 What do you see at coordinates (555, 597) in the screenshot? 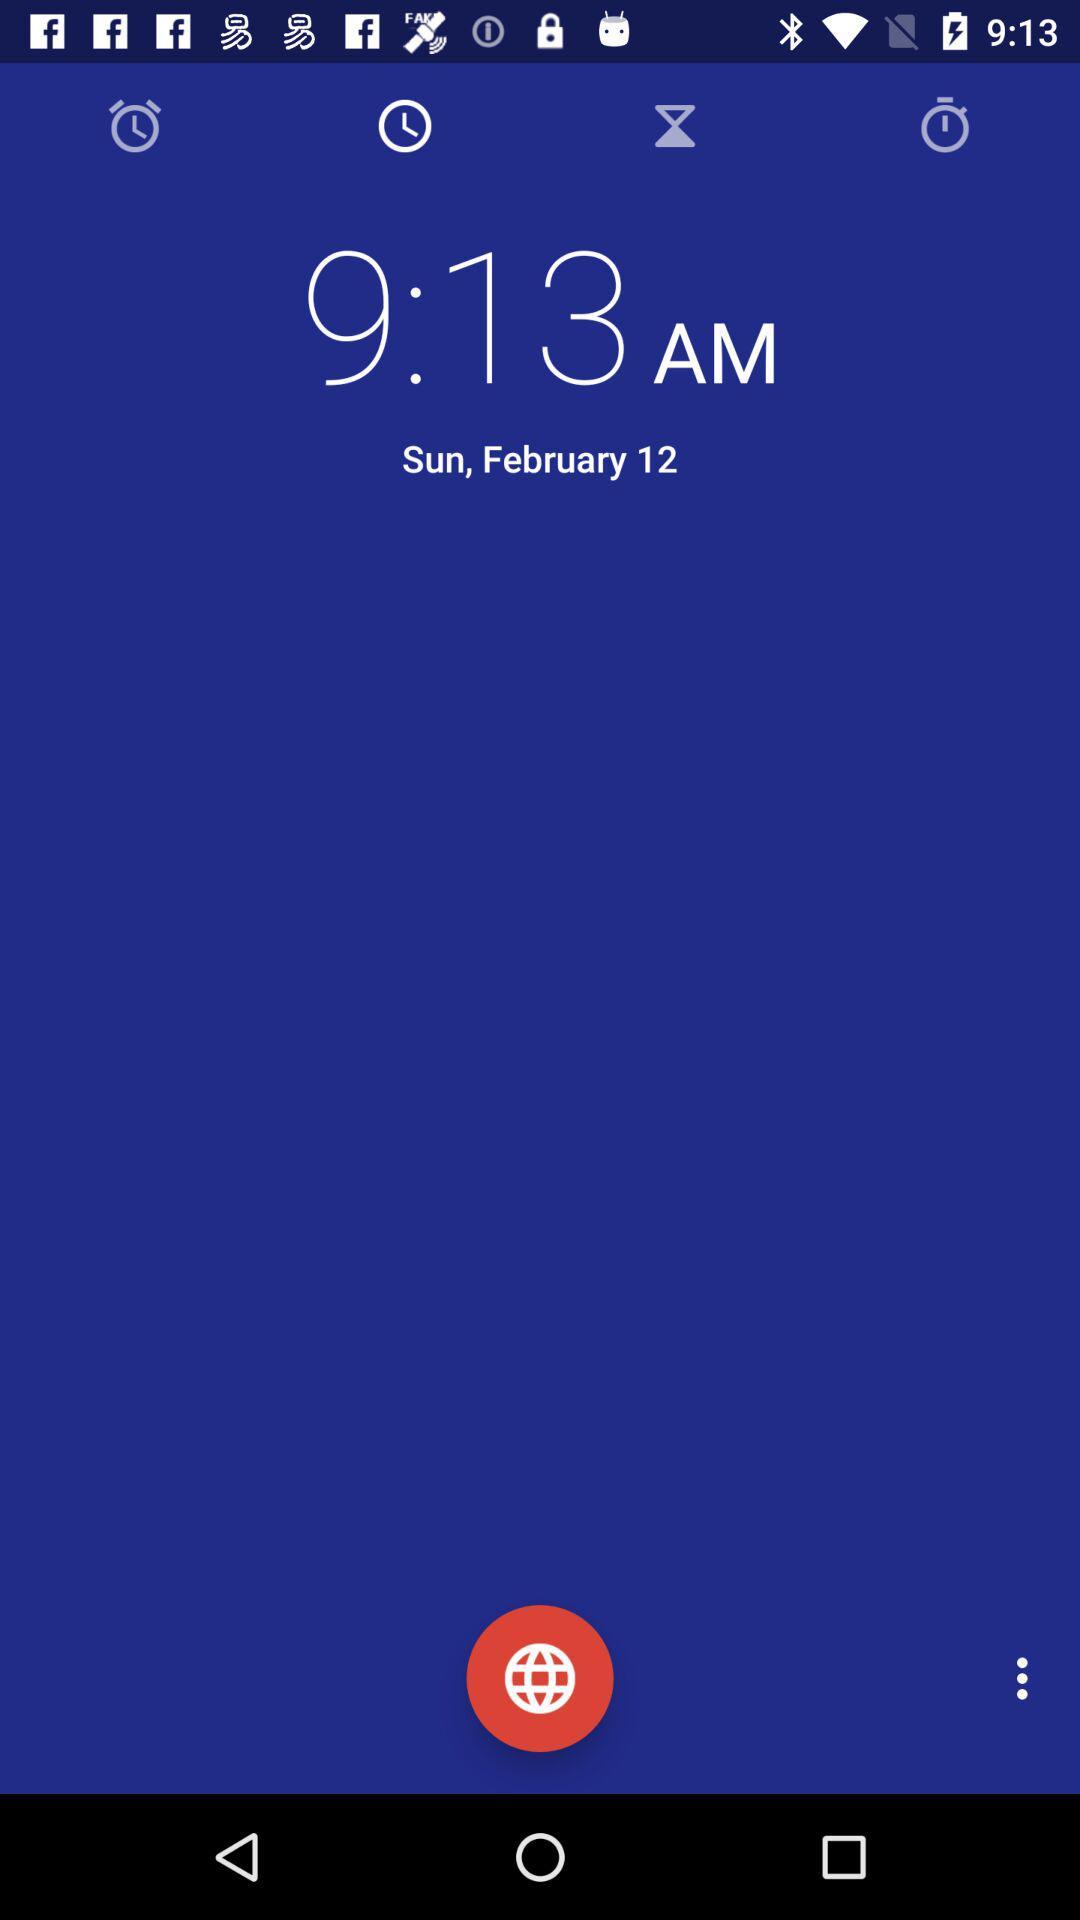
I see `the icon below the sun, february 12` at bounding box center [555, 597].